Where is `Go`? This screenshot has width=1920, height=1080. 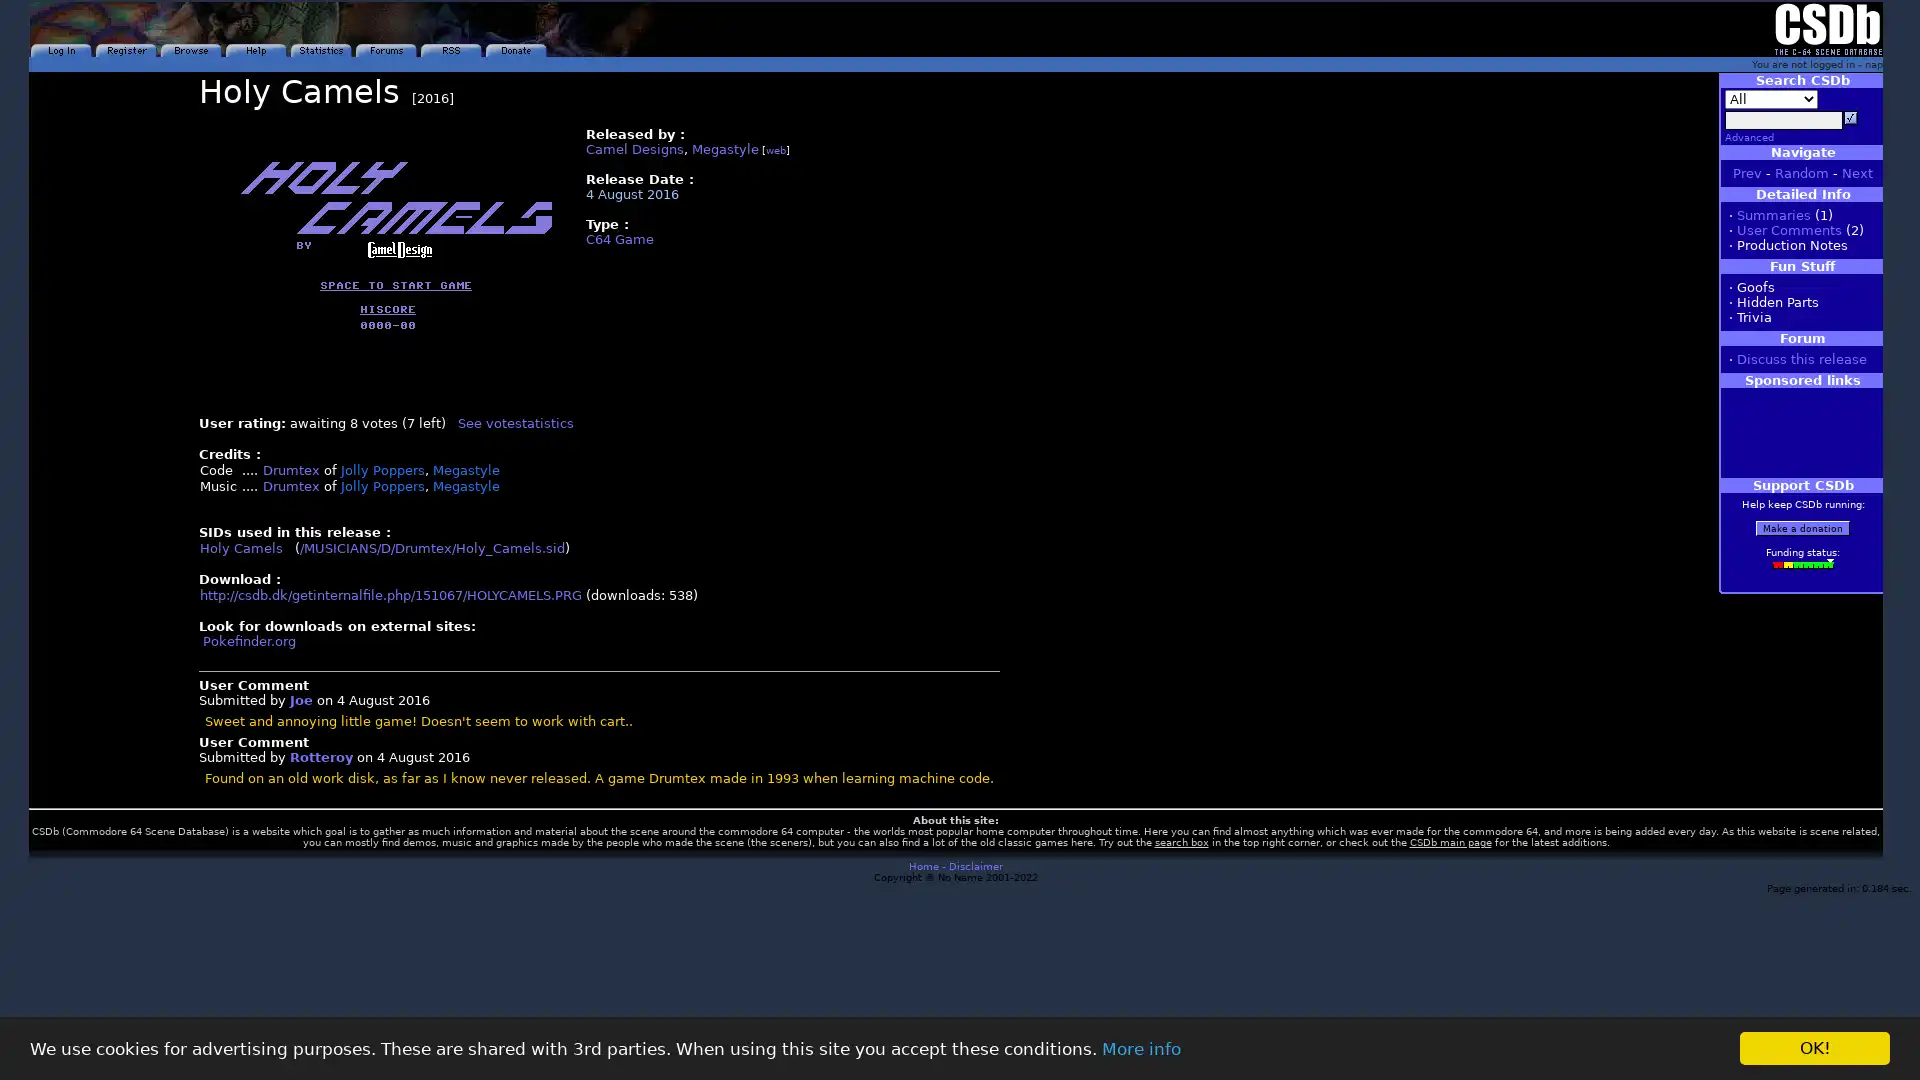 Go is located at coordinates (1850, 118).